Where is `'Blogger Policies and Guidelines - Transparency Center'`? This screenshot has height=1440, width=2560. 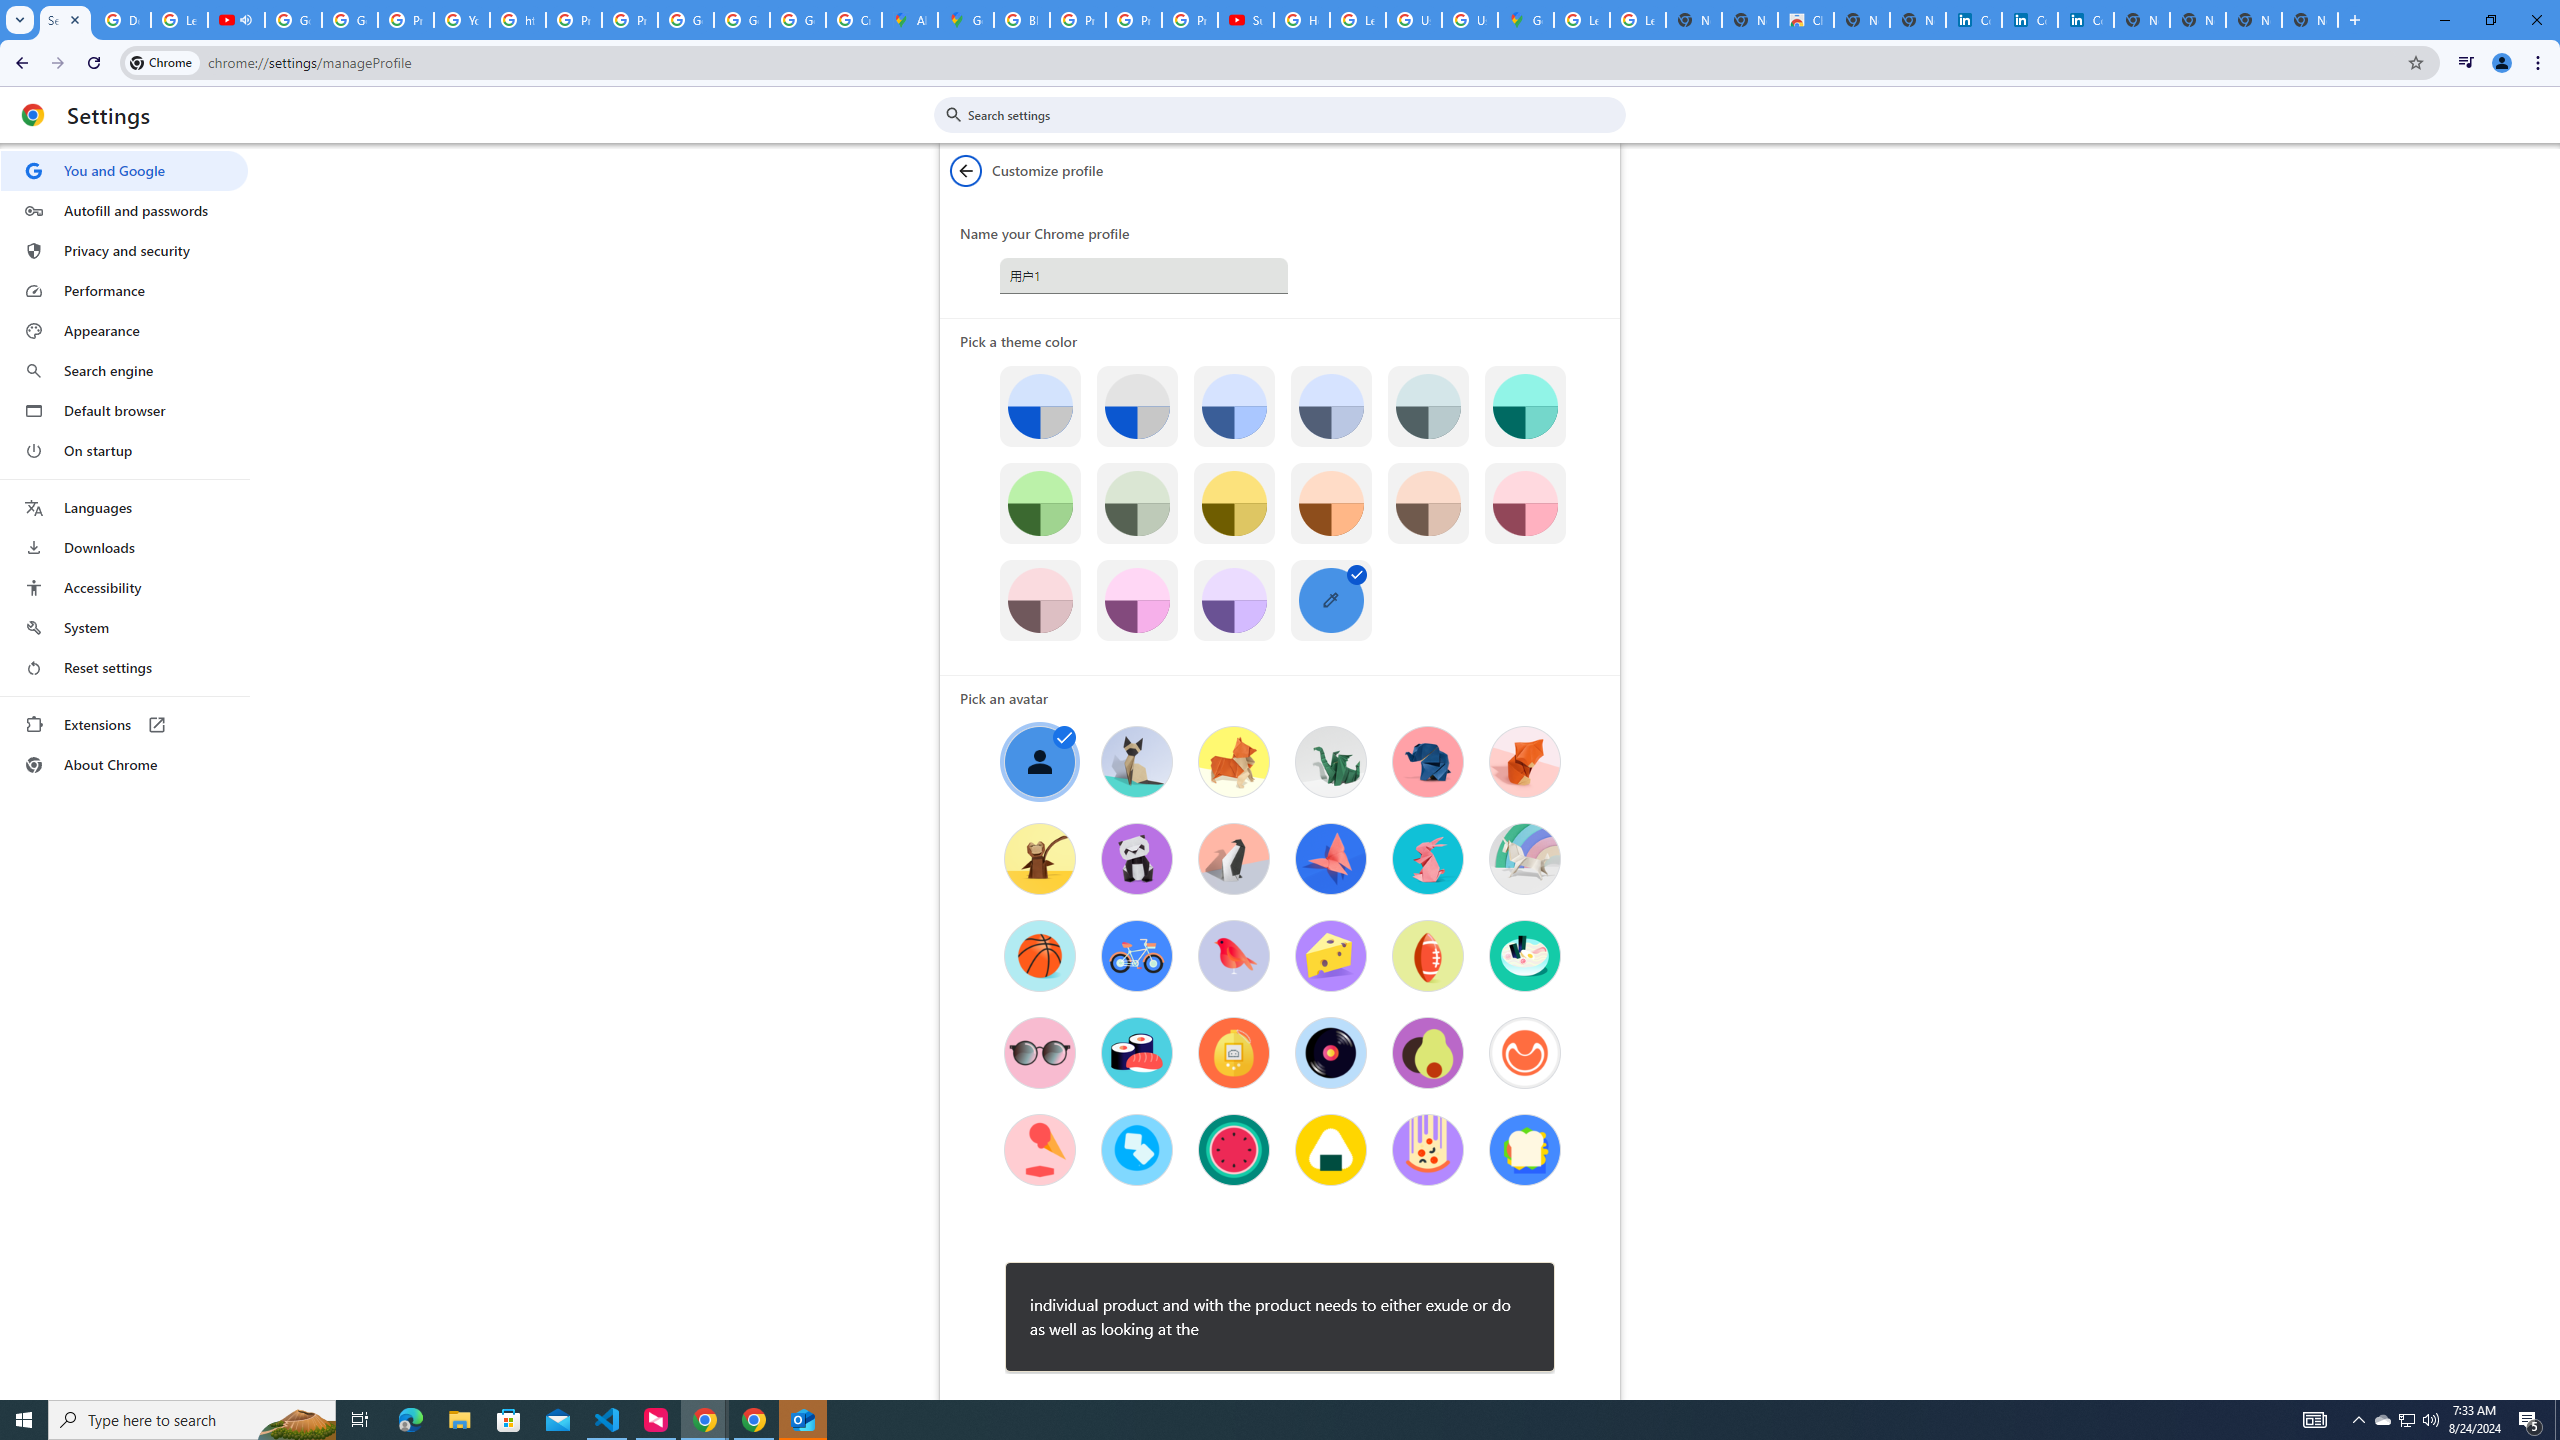 'Blogger Policies and Guidelines - Transparency Center' is located at coordinates (1022, 19).